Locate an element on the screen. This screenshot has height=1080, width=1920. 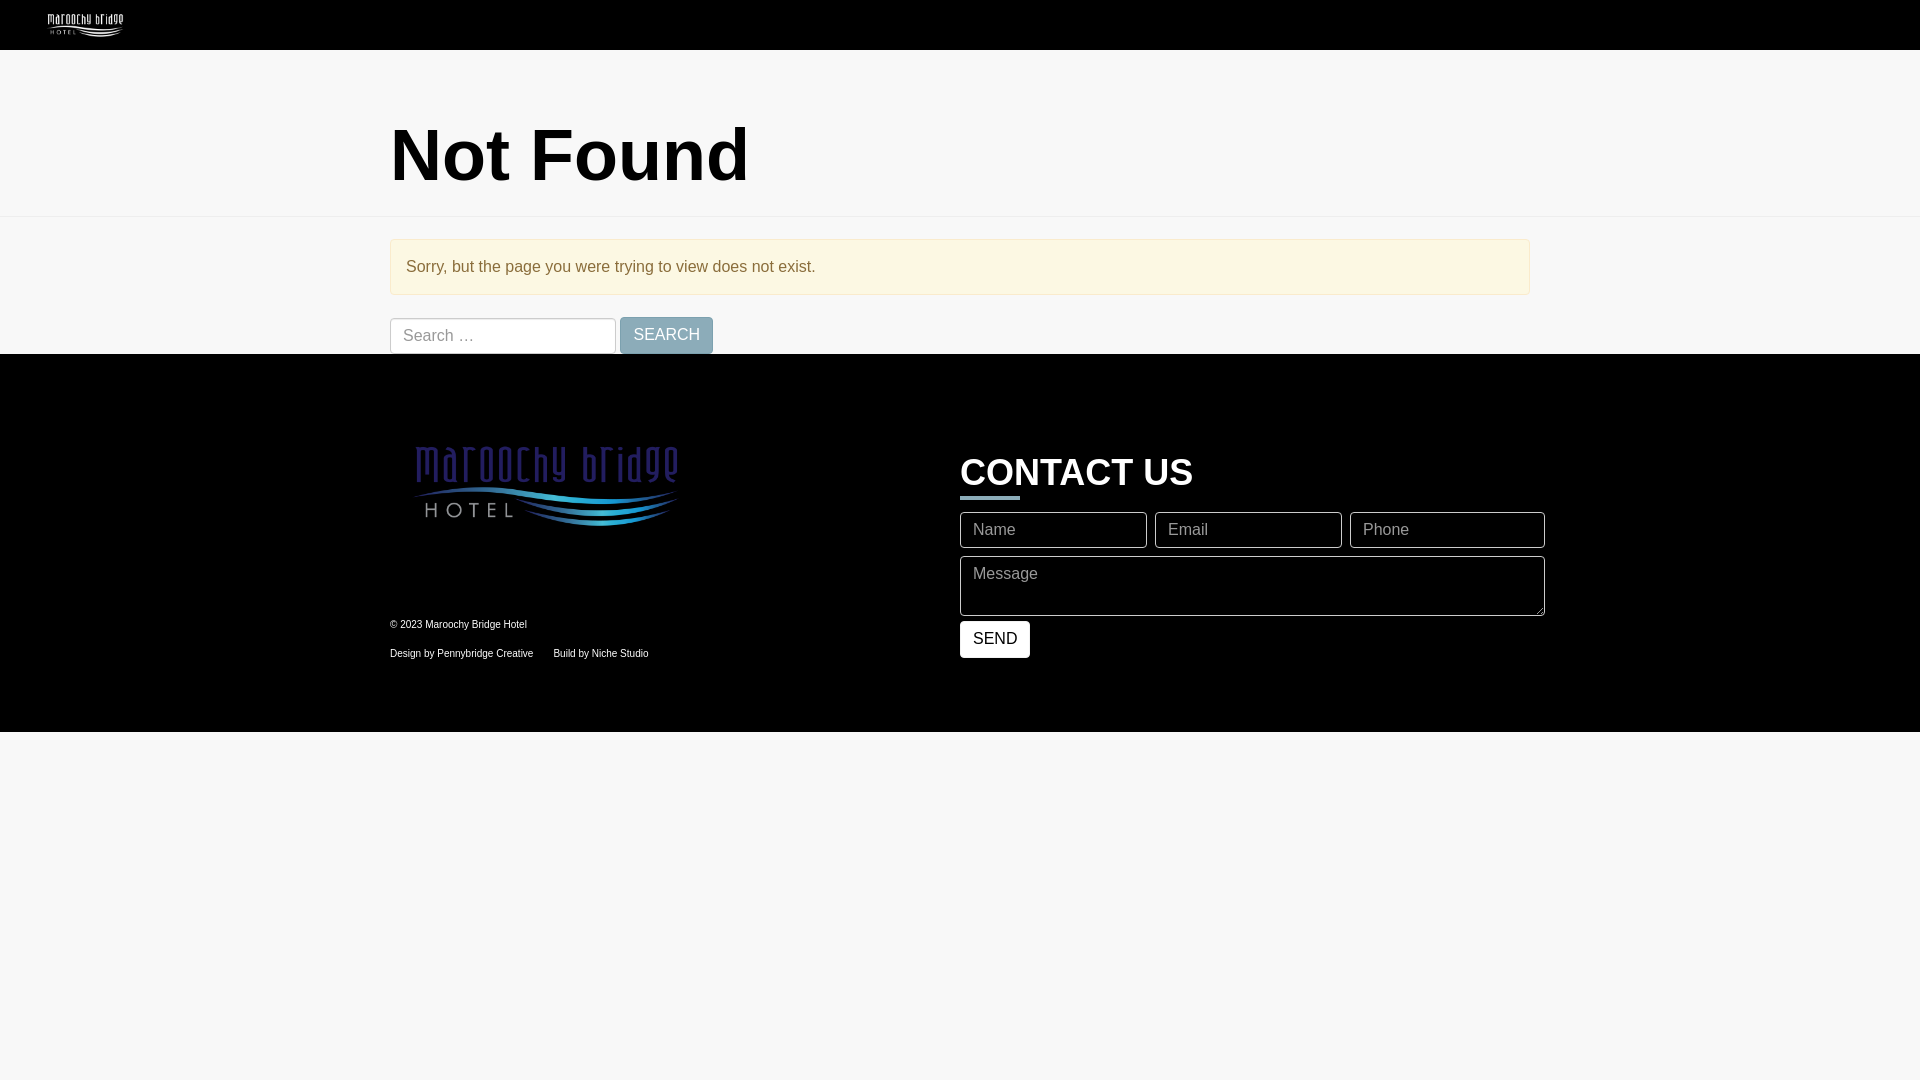
'Search' is located at coordinates (666, 334).